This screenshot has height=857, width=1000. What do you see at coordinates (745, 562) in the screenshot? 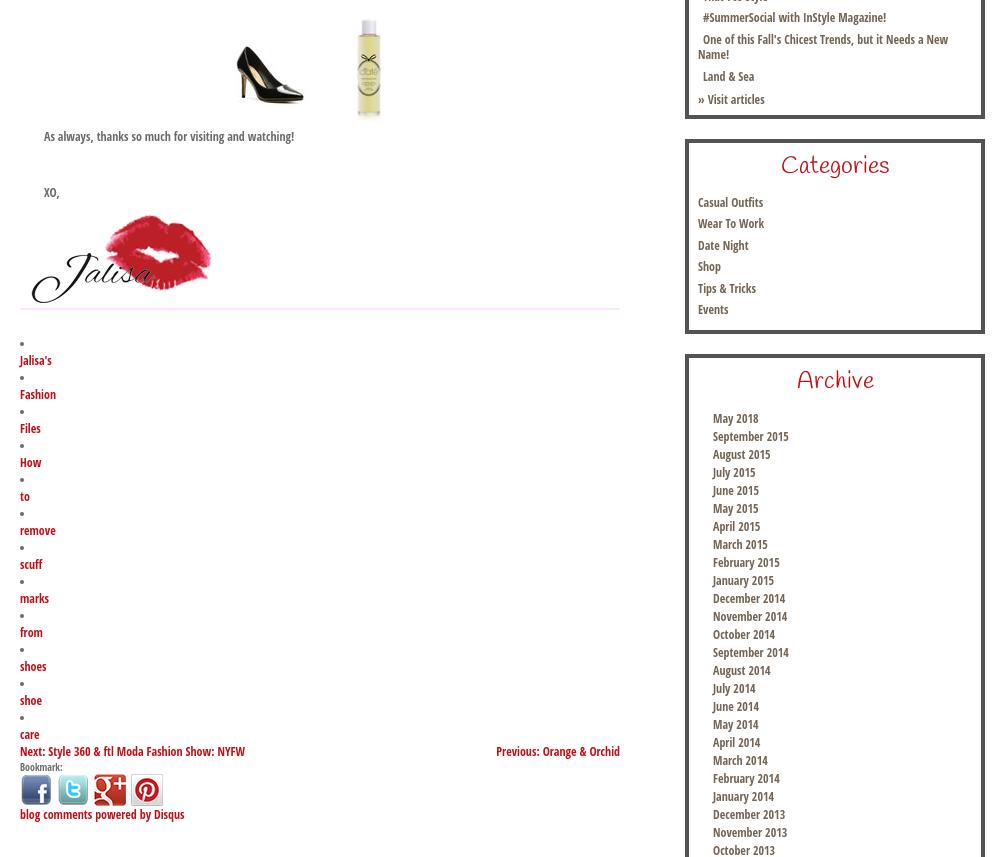
I see `'February 2015'` at bounding box center [745, 562].